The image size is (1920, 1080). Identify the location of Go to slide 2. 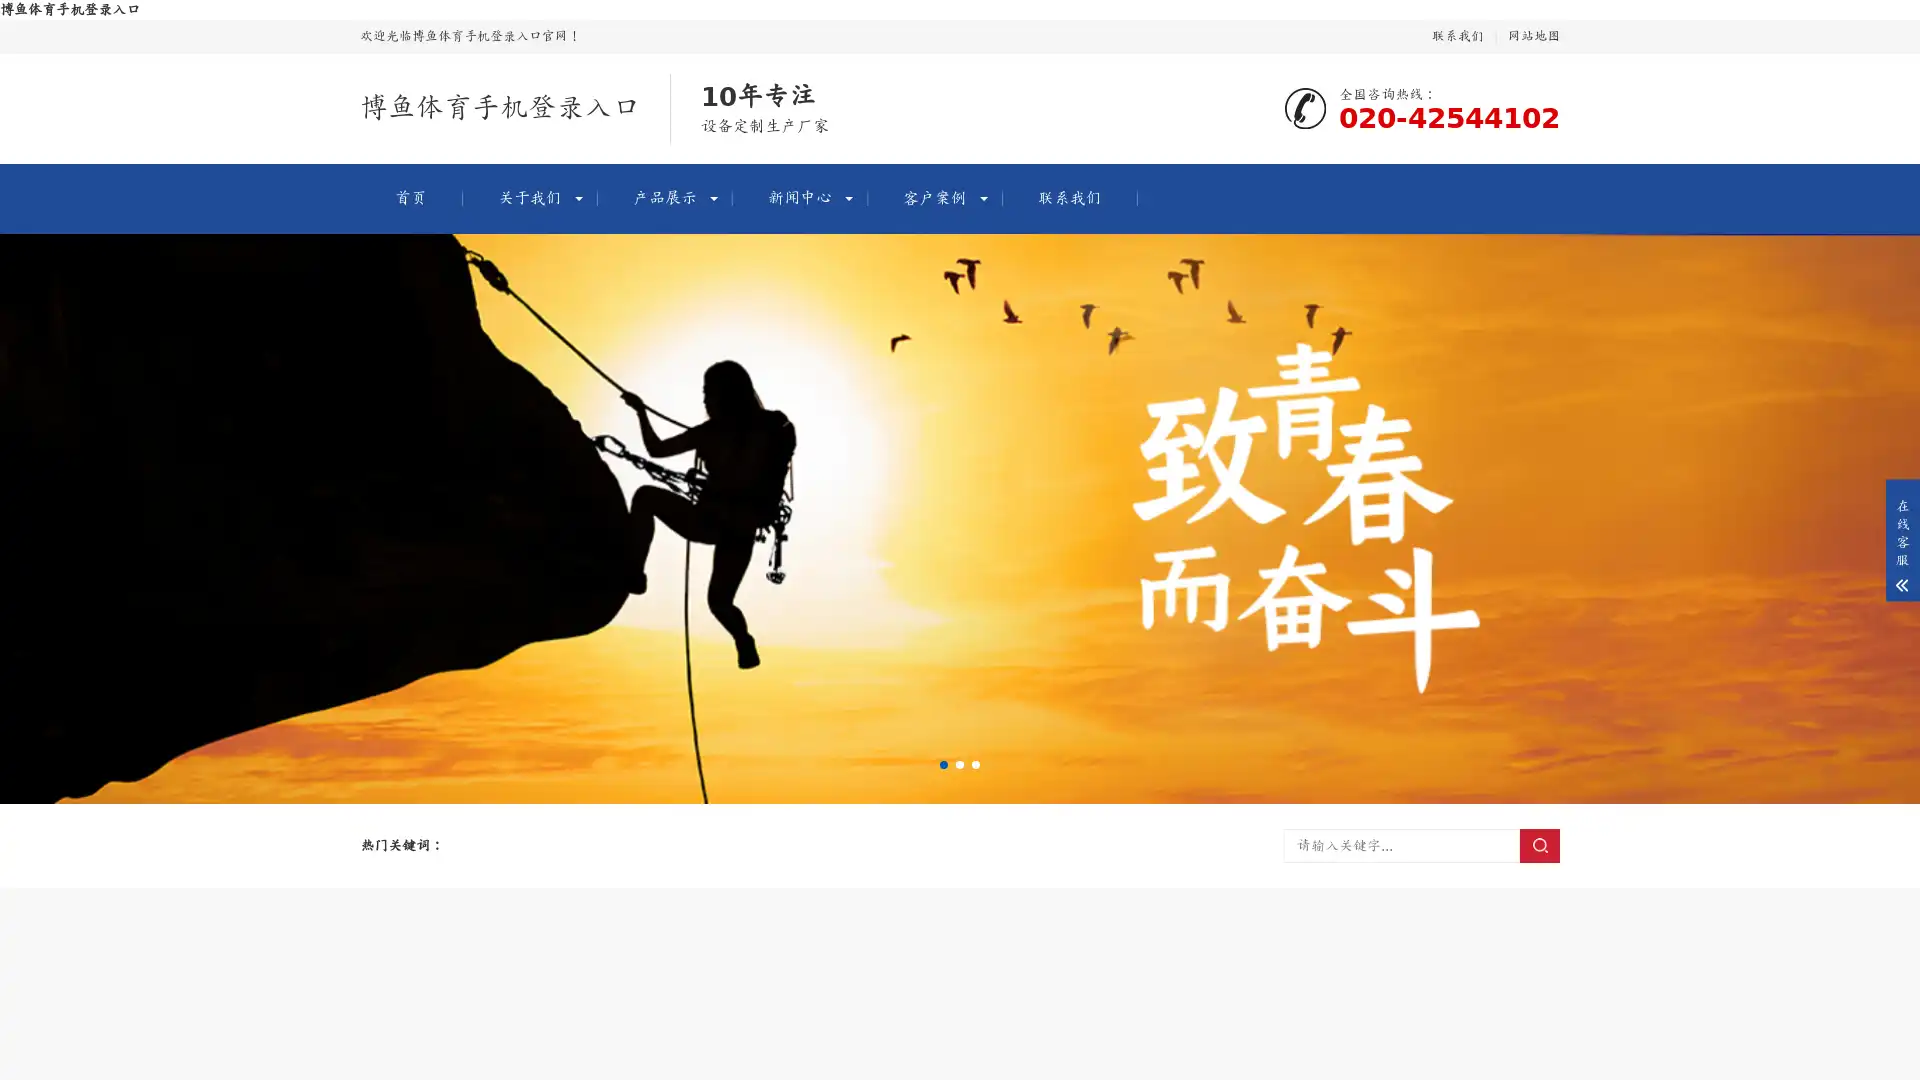
(960, 764).